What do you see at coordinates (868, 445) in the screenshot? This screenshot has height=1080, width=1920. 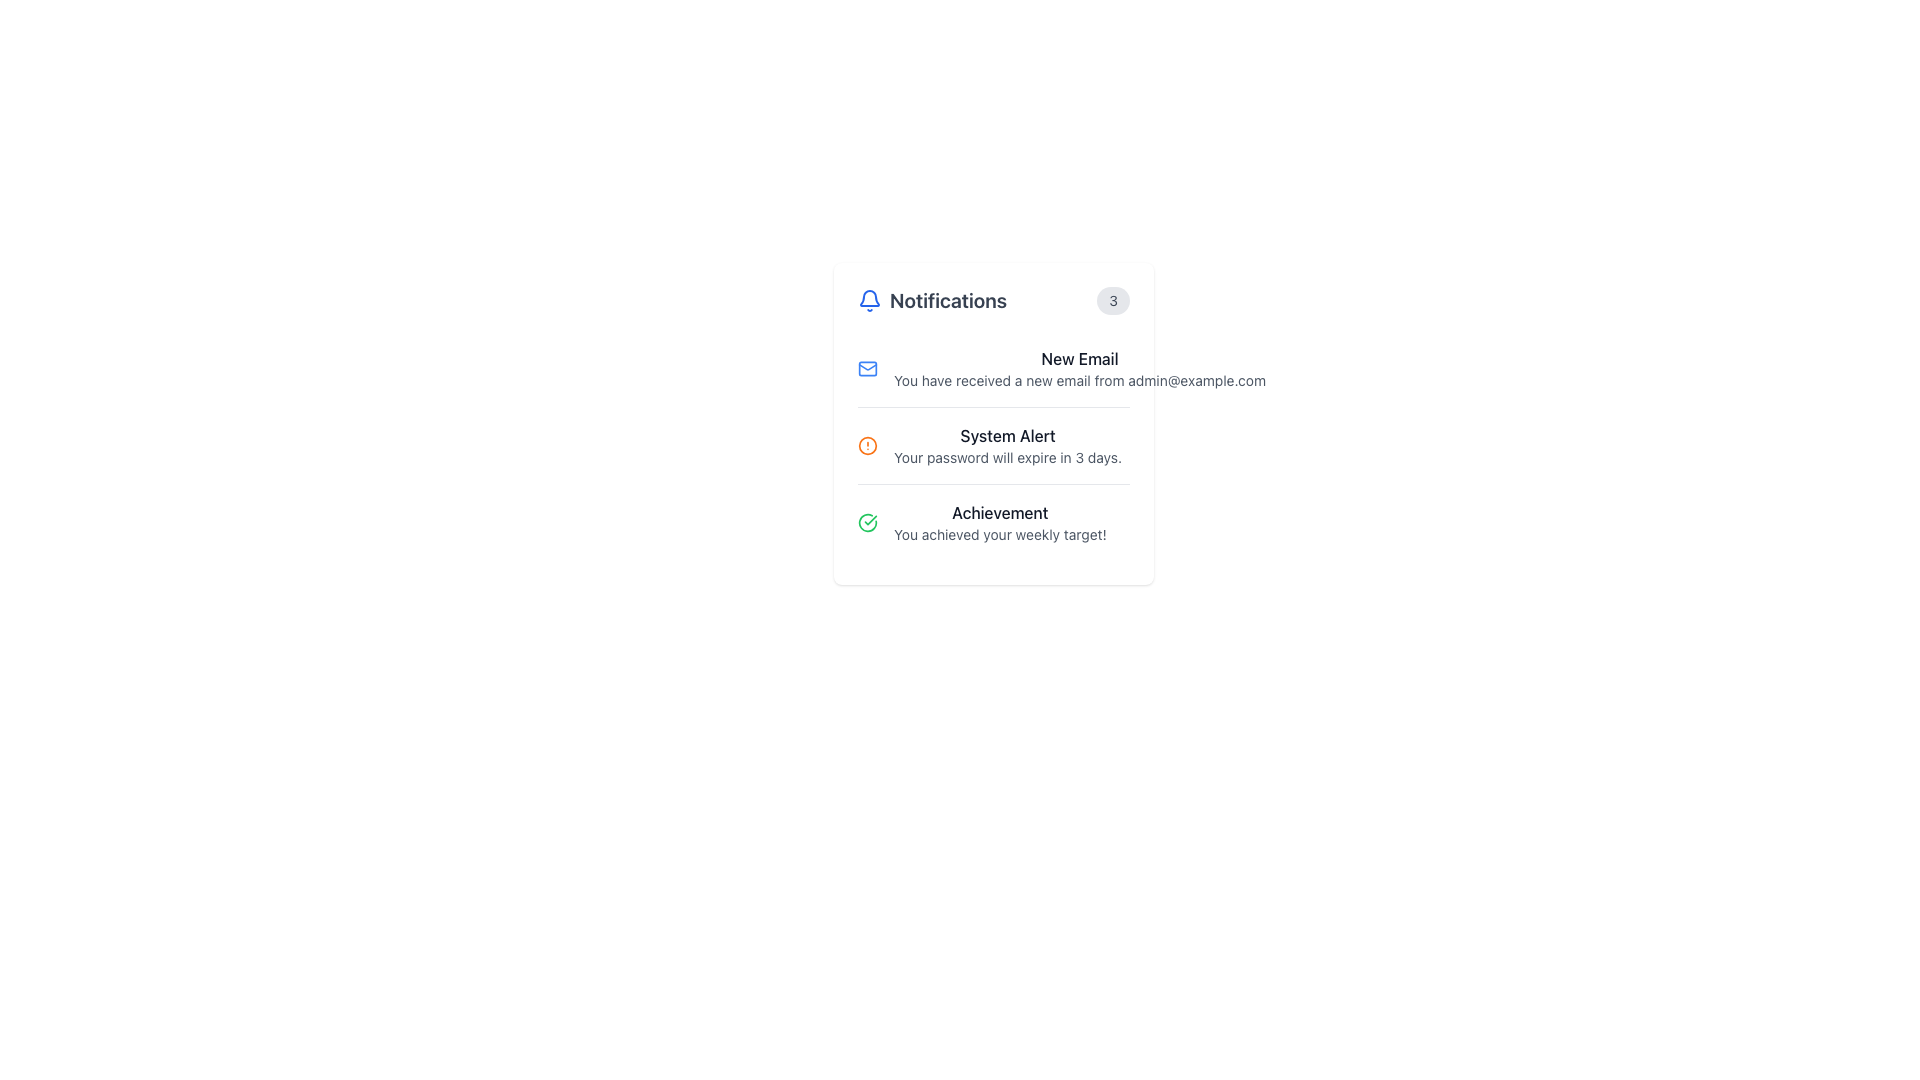 I see `the circular notification icon with an orange outline and white center, featuring an orange exclamation mark, located next to the 'System Alert' notification text` at bounding box center [868, 445].